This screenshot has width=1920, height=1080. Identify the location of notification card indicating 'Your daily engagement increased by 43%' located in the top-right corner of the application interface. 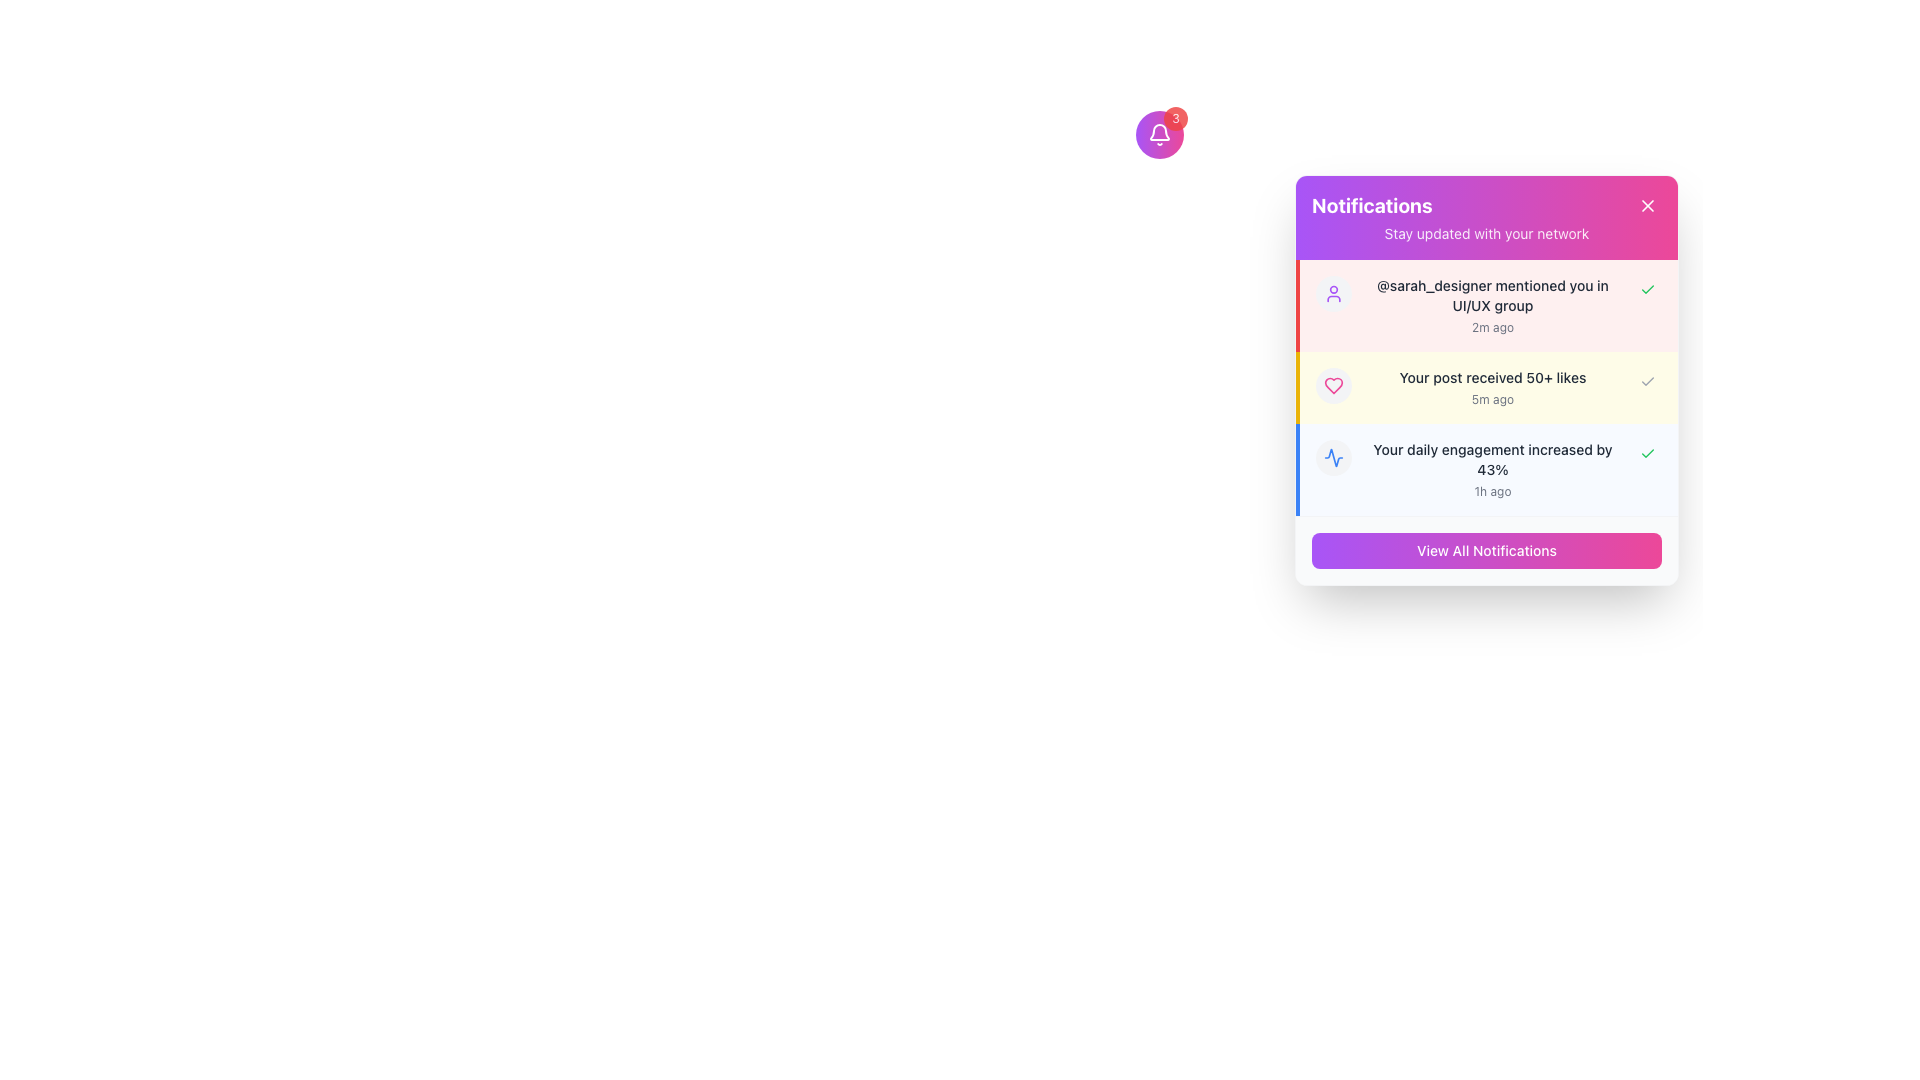
(1488, 470).